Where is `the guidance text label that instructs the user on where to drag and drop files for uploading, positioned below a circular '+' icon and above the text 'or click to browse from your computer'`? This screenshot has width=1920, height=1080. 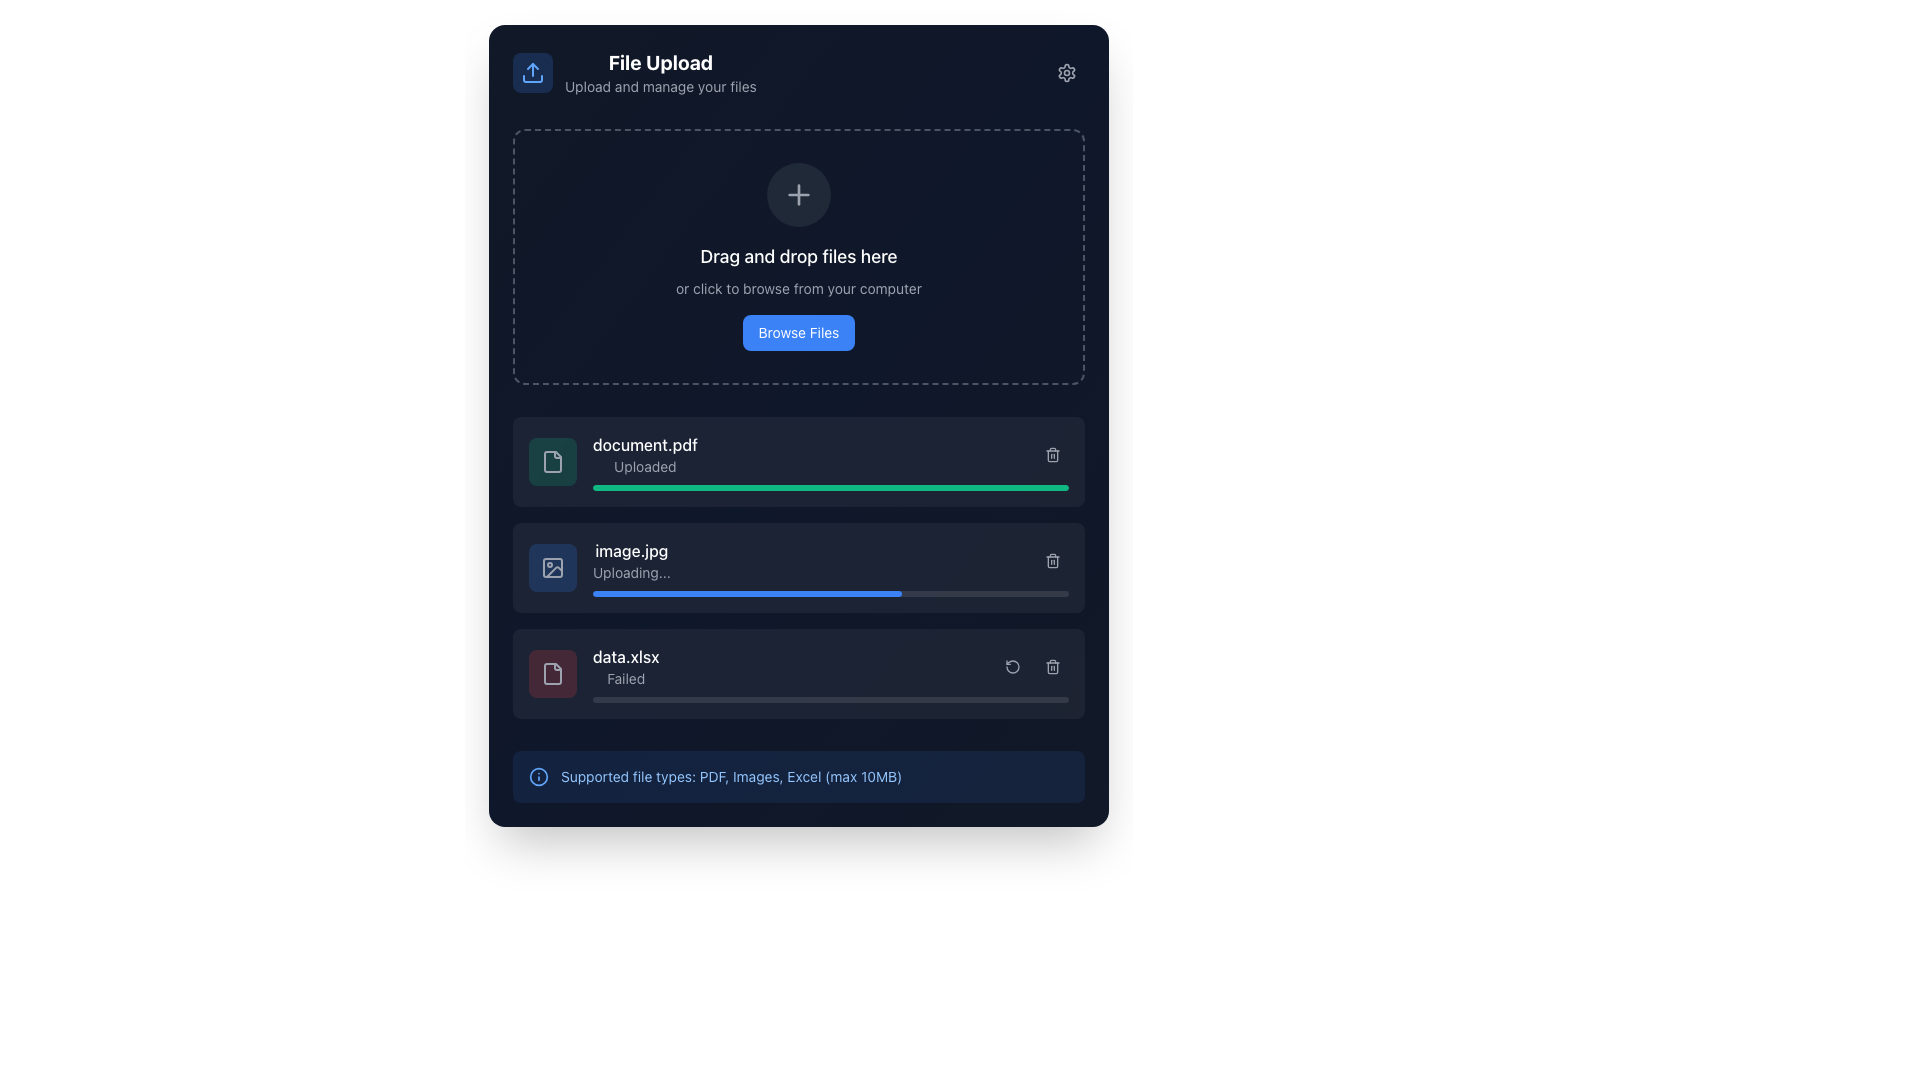 the guidance text label that instructs the user on where to drag and drop files for uploading, positioned below a circular '+' icon and above the text 'or click to browse from your computer' is located at coordinates (797, 256).